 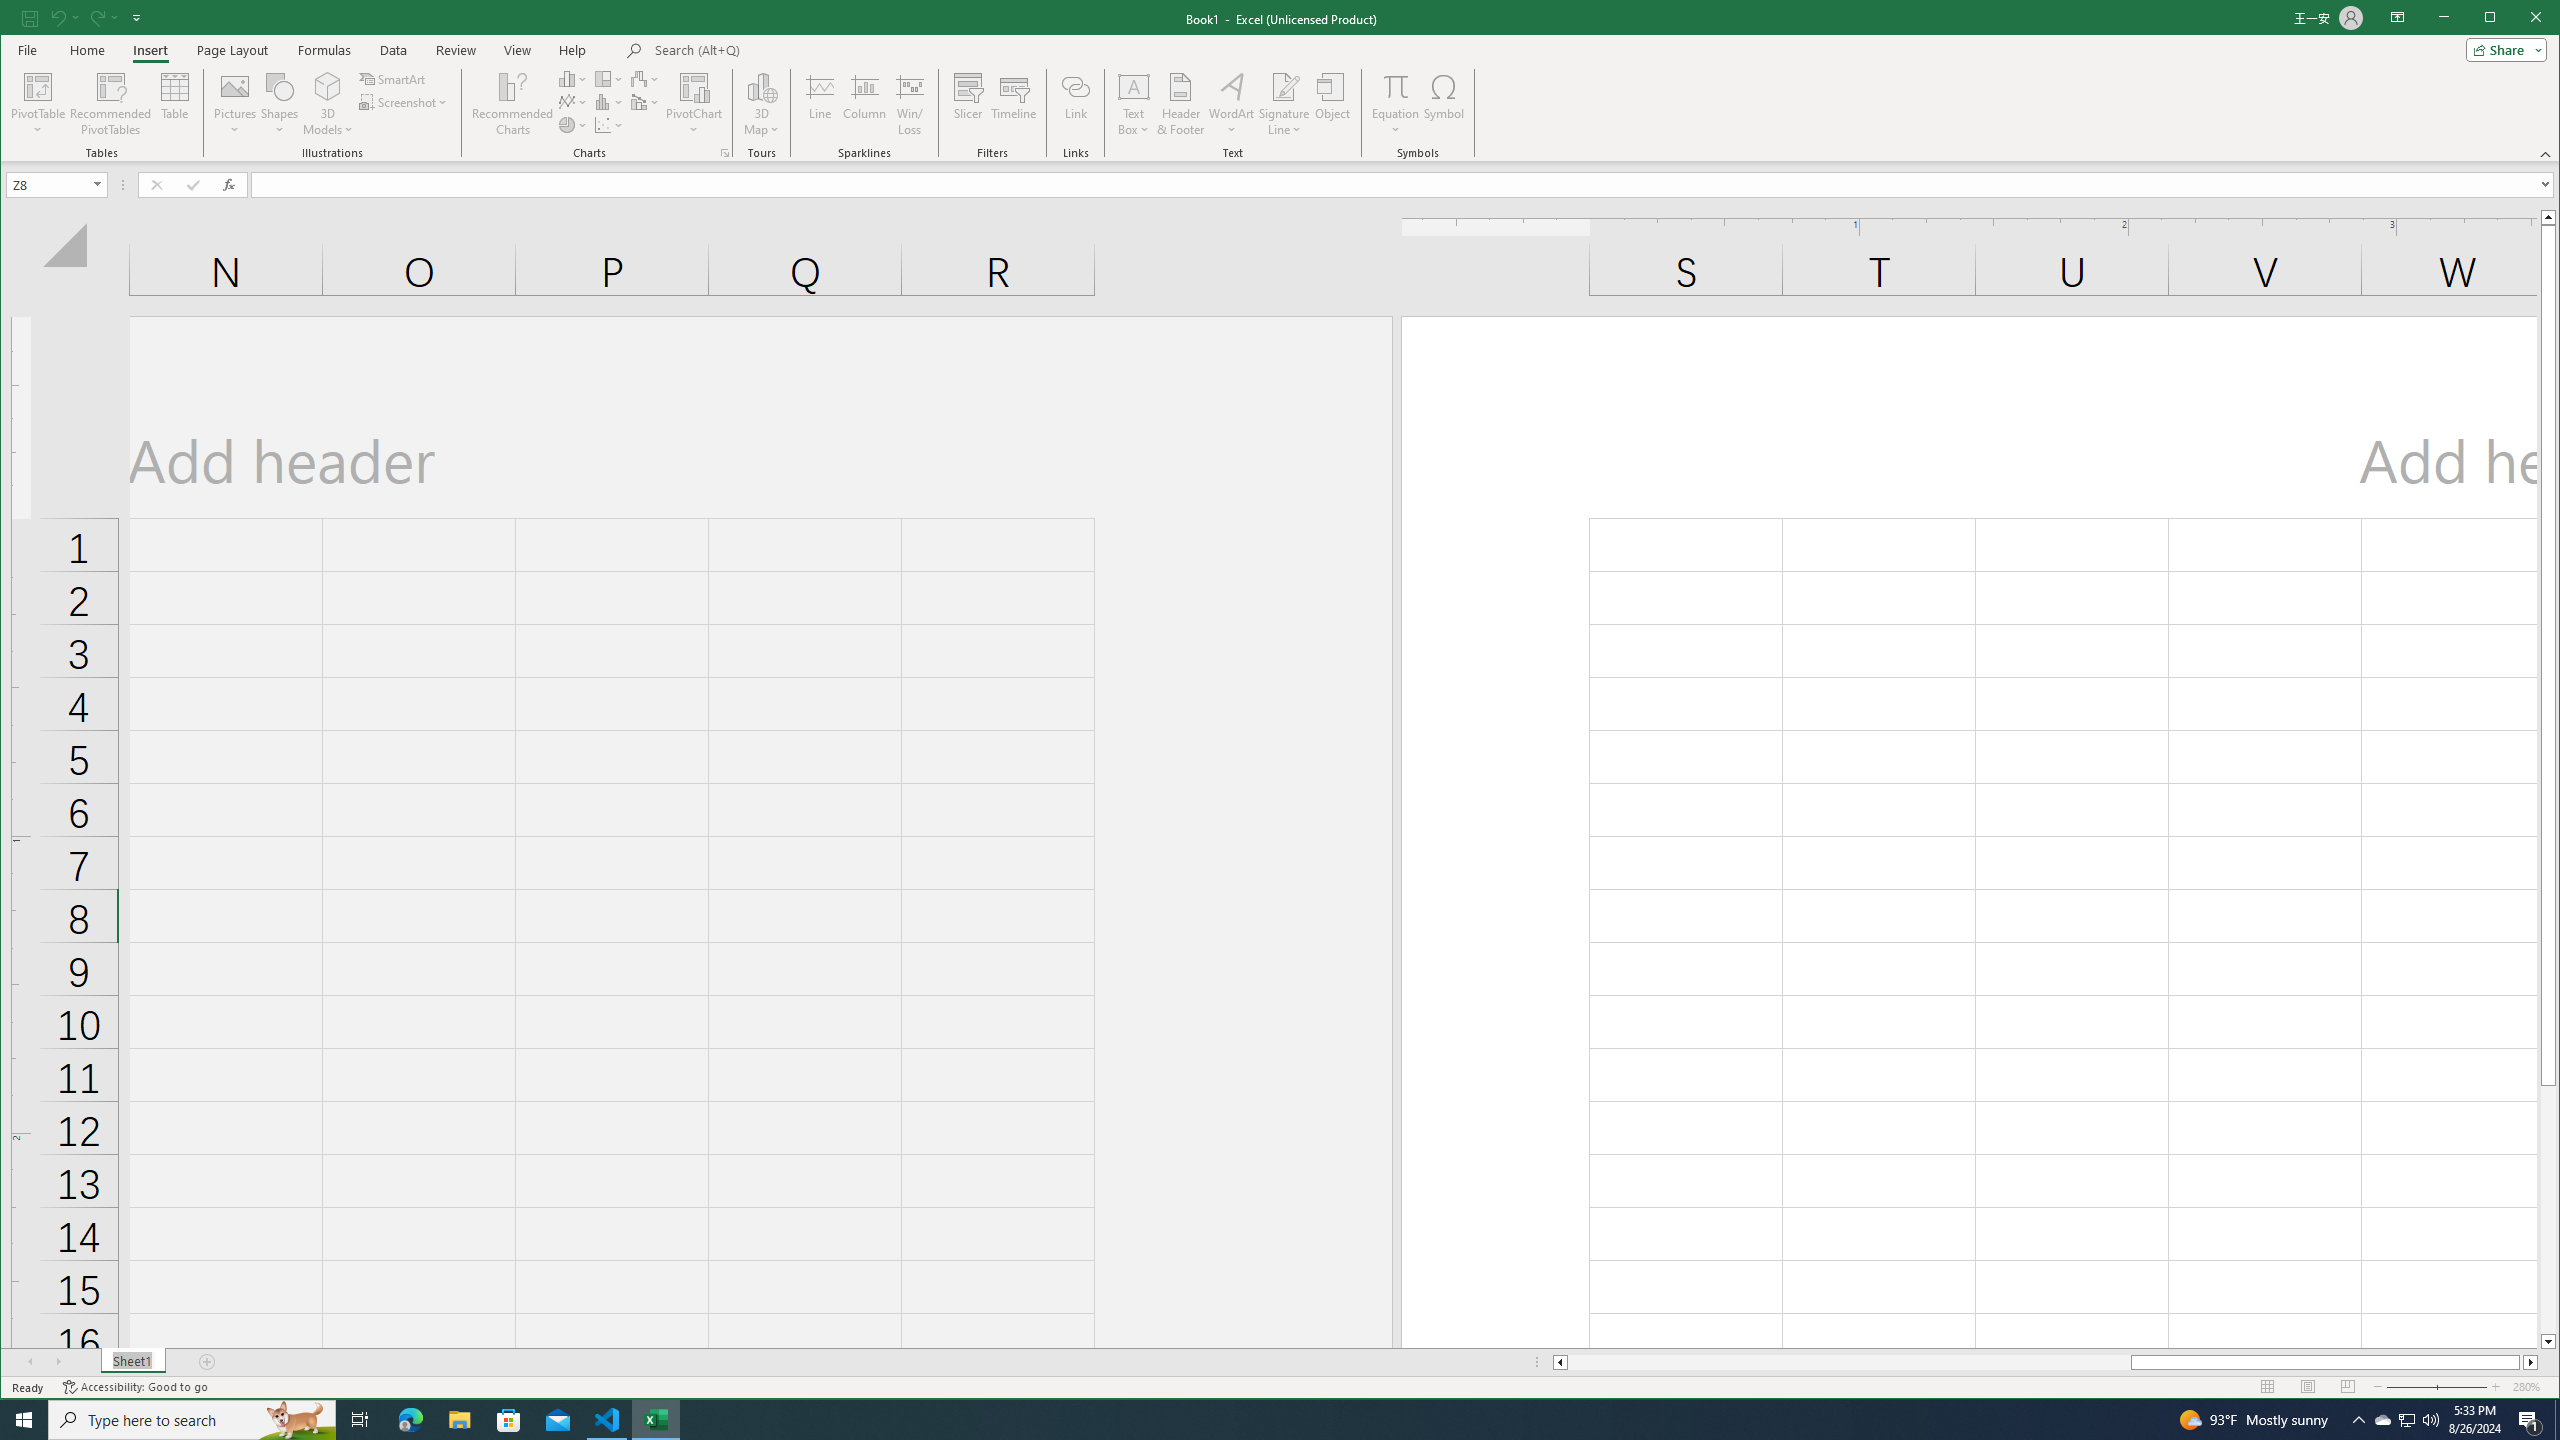 I want to click on 'Insert Waterfall, Funnel, Stock, Surface, or Radar Chart', so click(x=644, y=78).